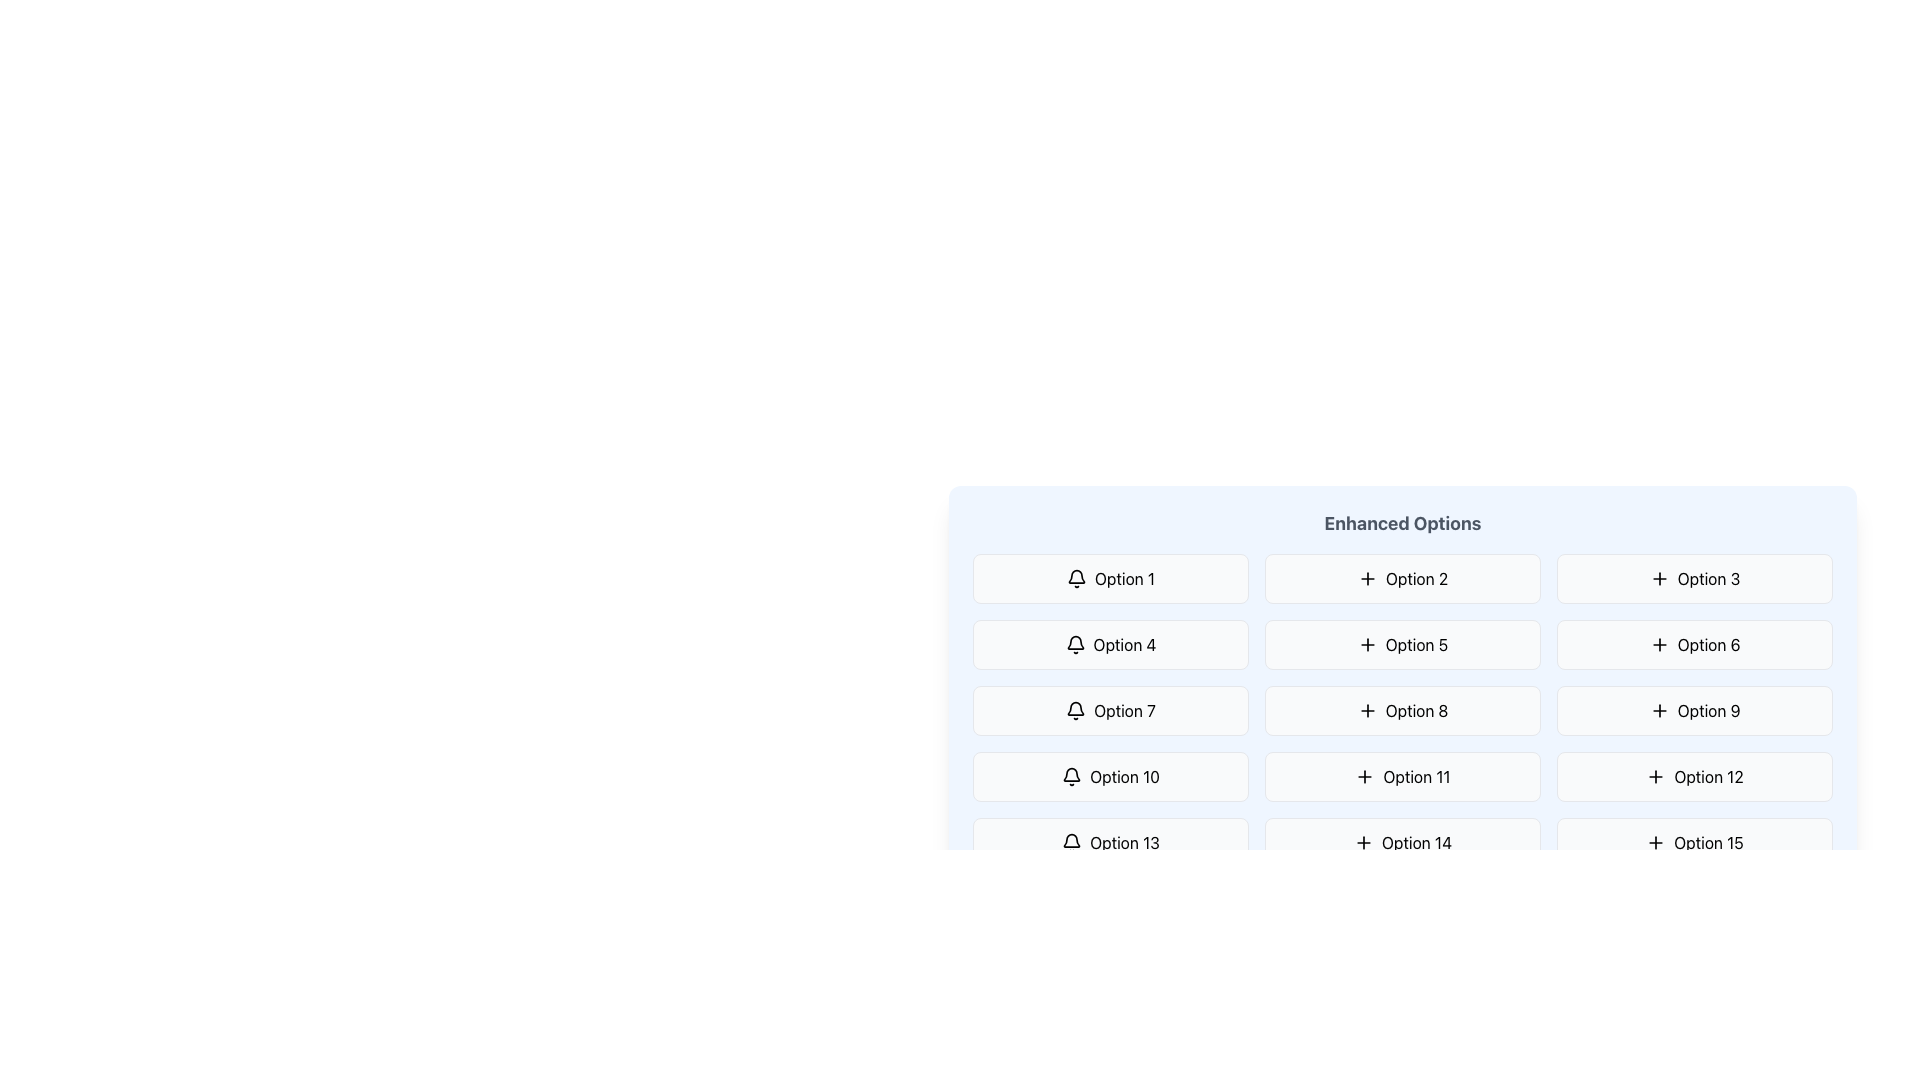 This screenshot has height=1080, width=1920. What do you see at coordinates (1656, 843) in the screenshot?
I see `the action indicator icon located within the fifteenth option button labeled 'Option 15' in the sixth row and third column of the grid layout` at bounding box center [1656, 843].